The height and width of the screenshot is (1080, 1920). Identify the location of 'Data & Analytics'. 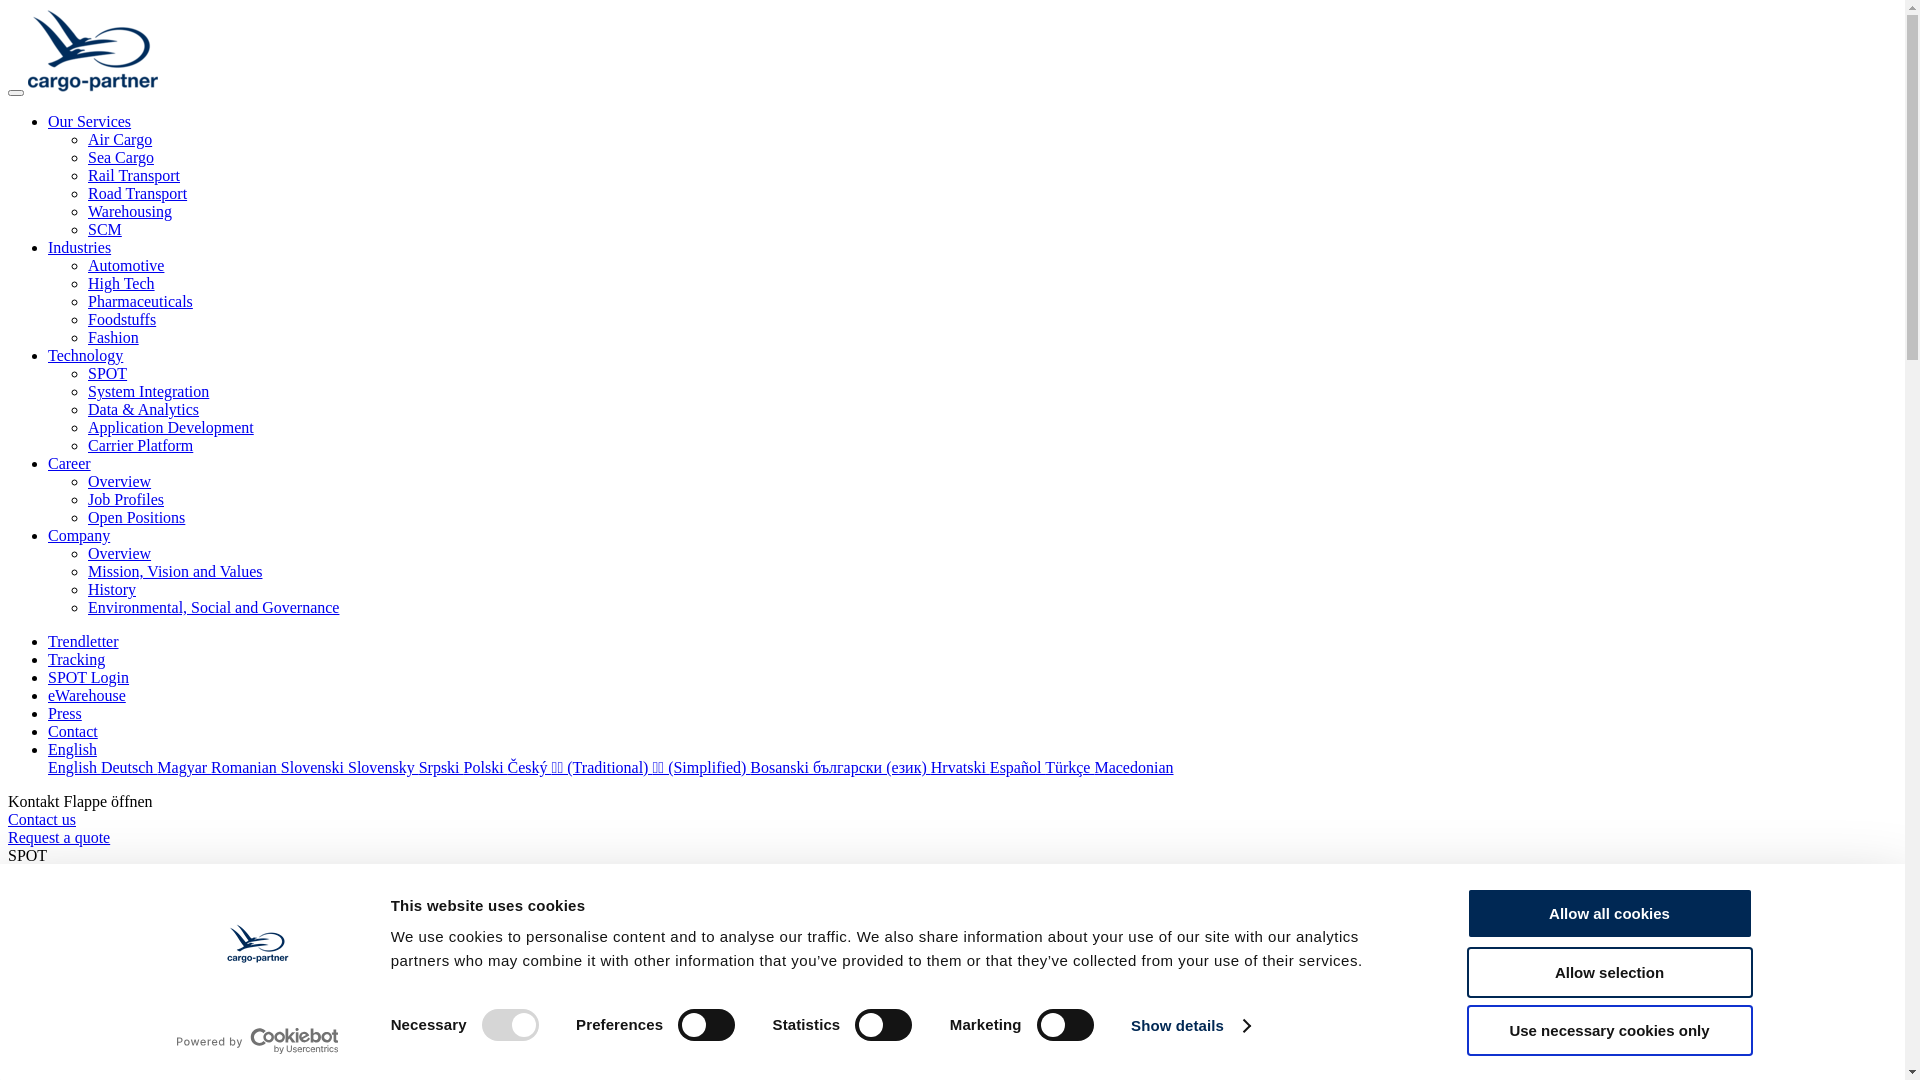
(142, 408).